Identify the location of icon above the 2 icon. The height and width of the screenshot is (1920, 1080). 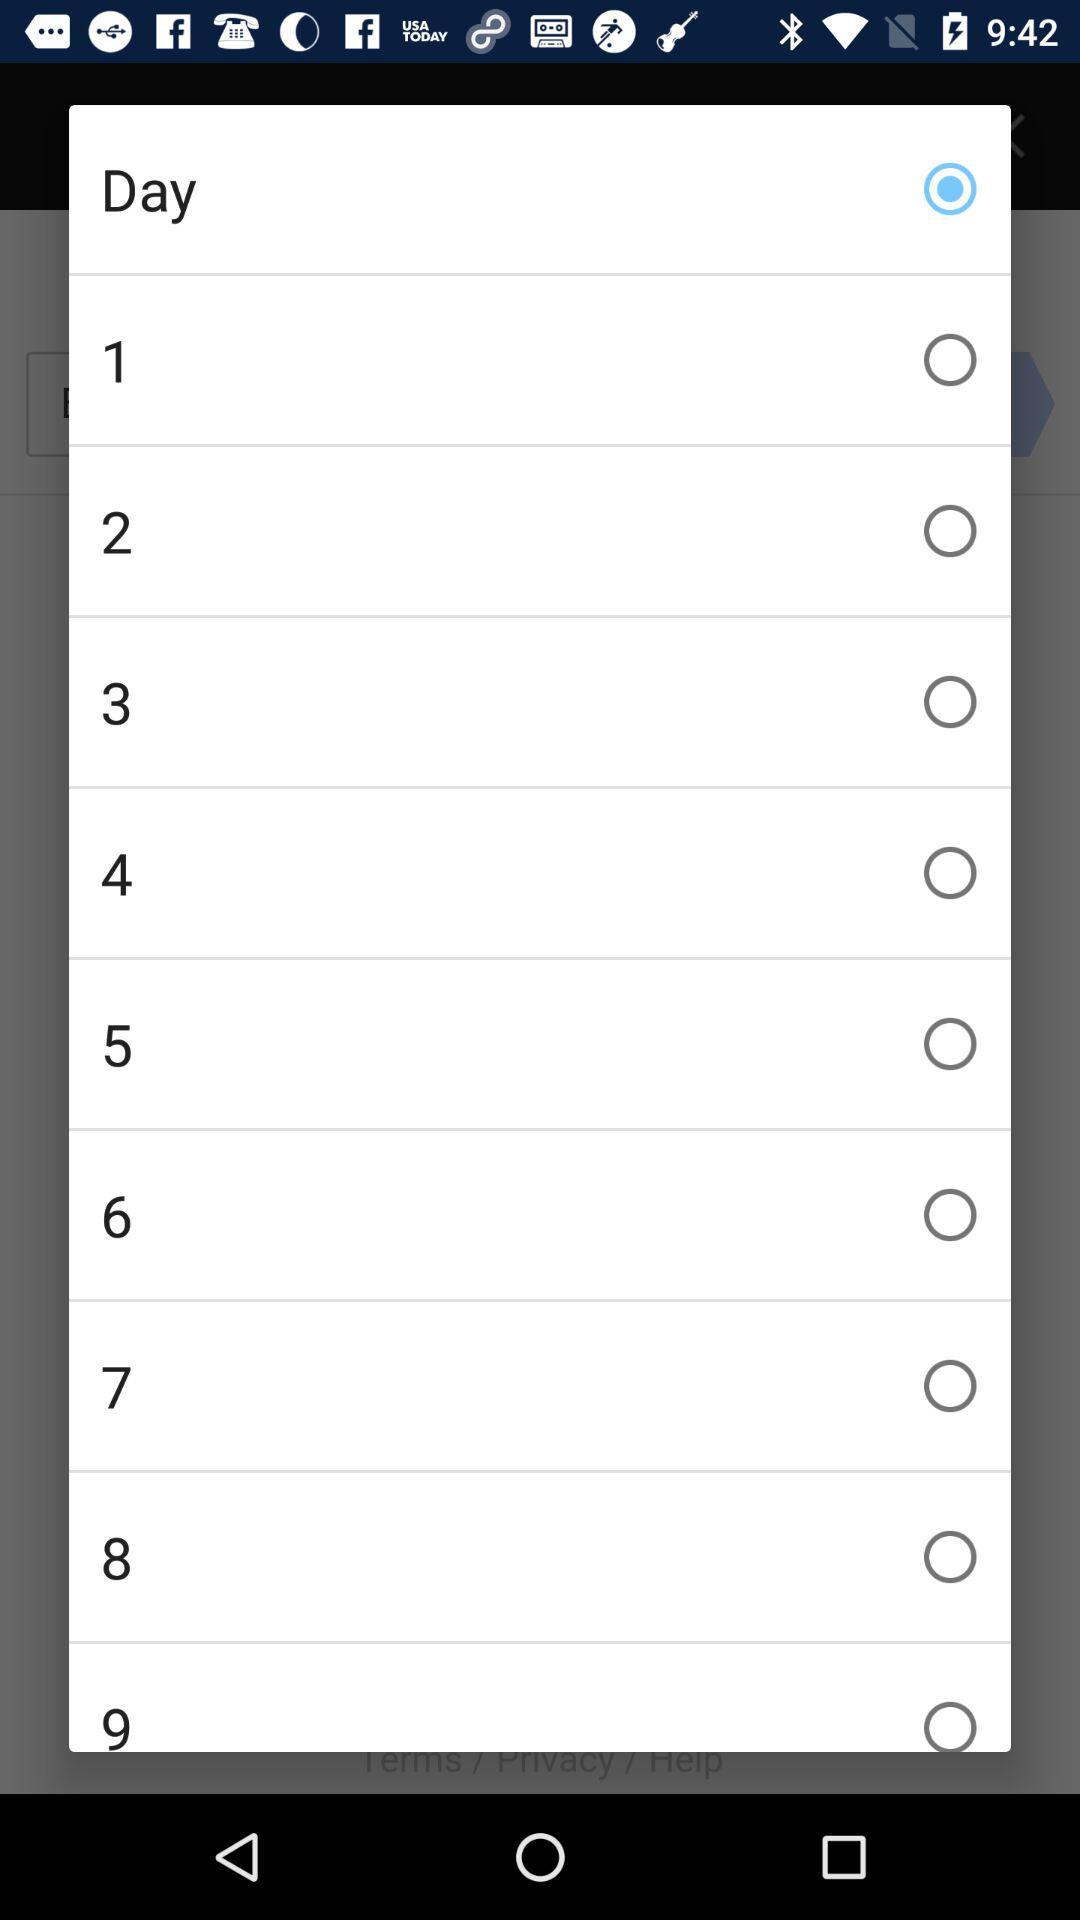
(540, 360).